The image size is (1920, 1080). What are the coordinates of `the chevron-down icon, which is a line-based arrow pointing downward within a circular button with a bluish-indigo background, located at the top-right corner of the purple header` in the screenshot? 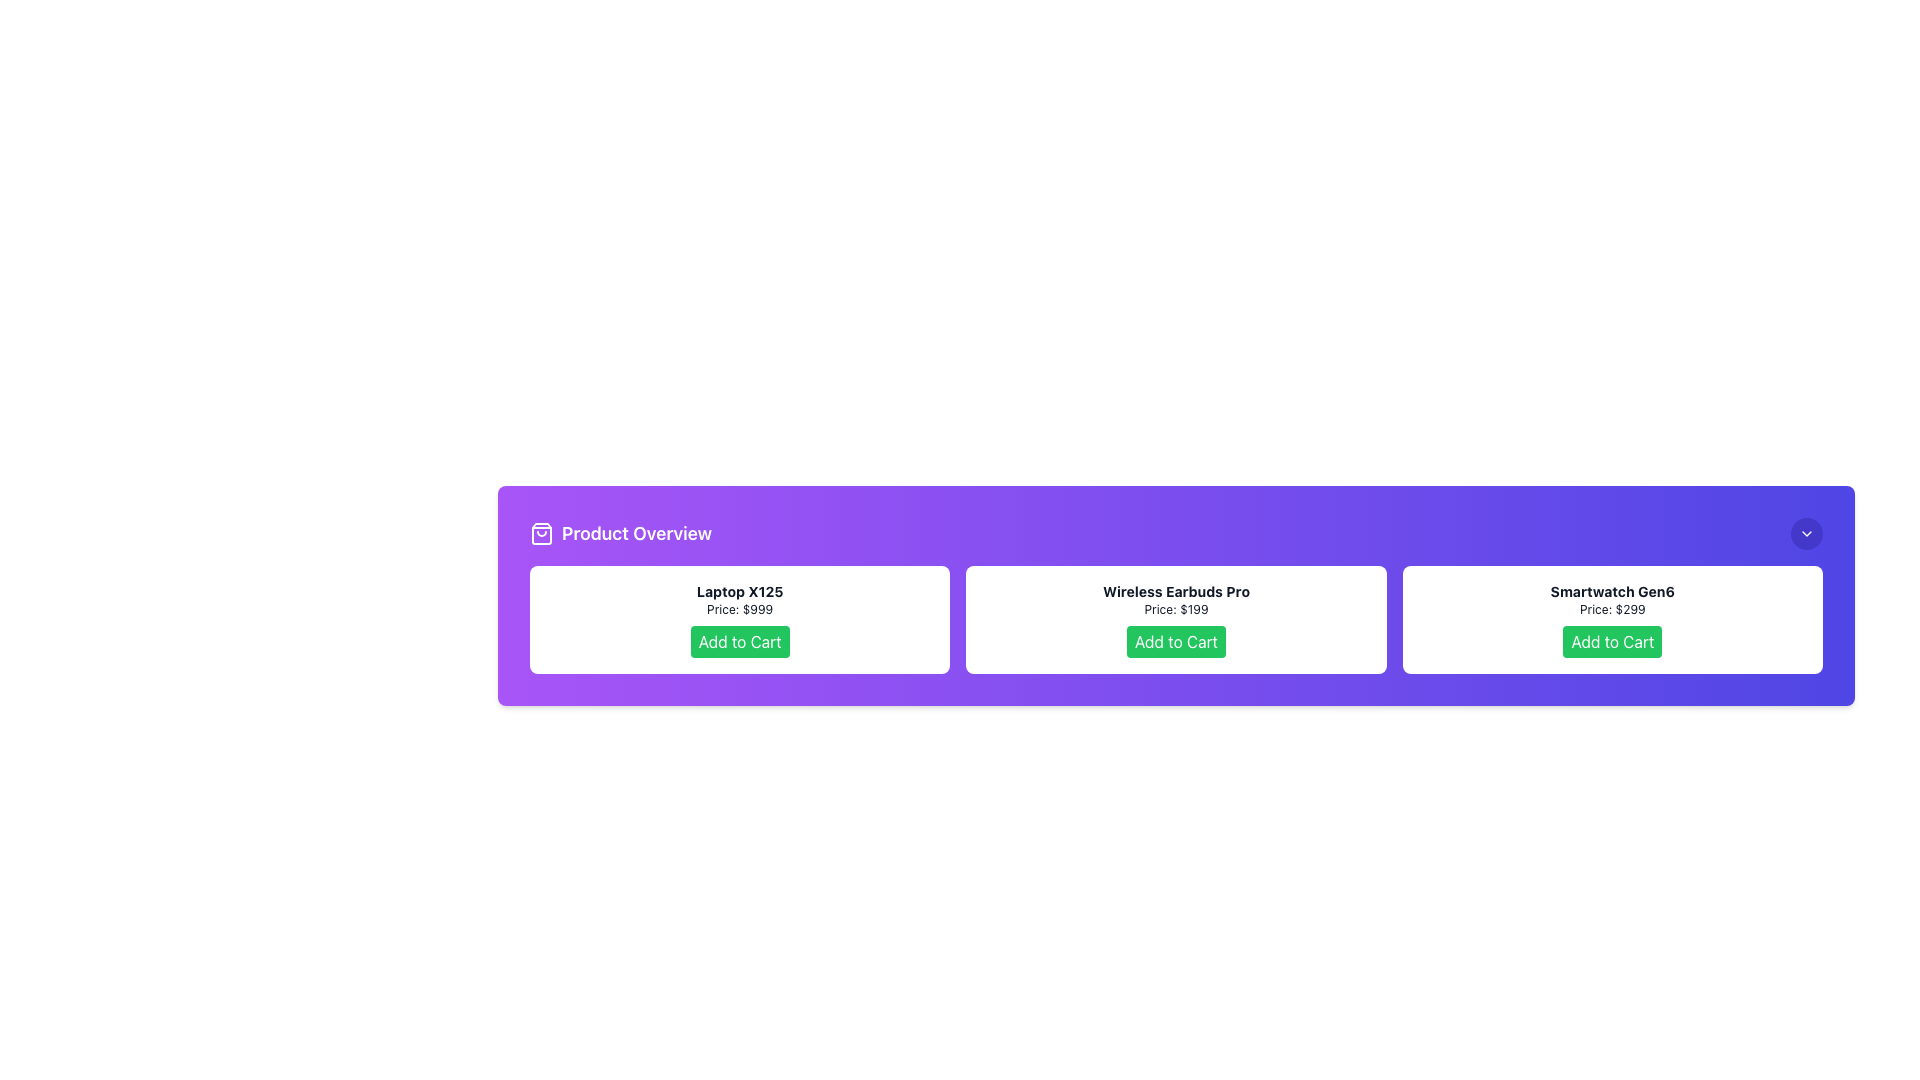 It's located at (1806, 532).